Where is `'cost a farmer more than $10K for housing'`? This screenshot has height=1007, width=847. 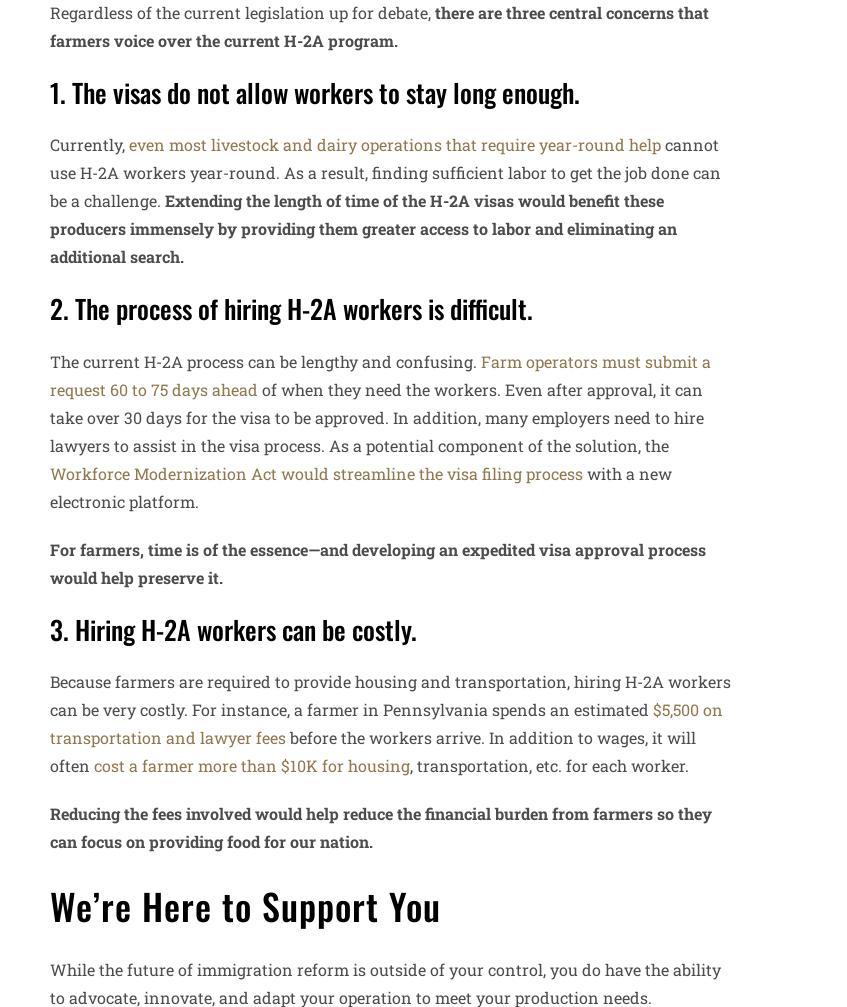 'cost a farmer more than $10K for housing' is located at coordinates (250, 764).